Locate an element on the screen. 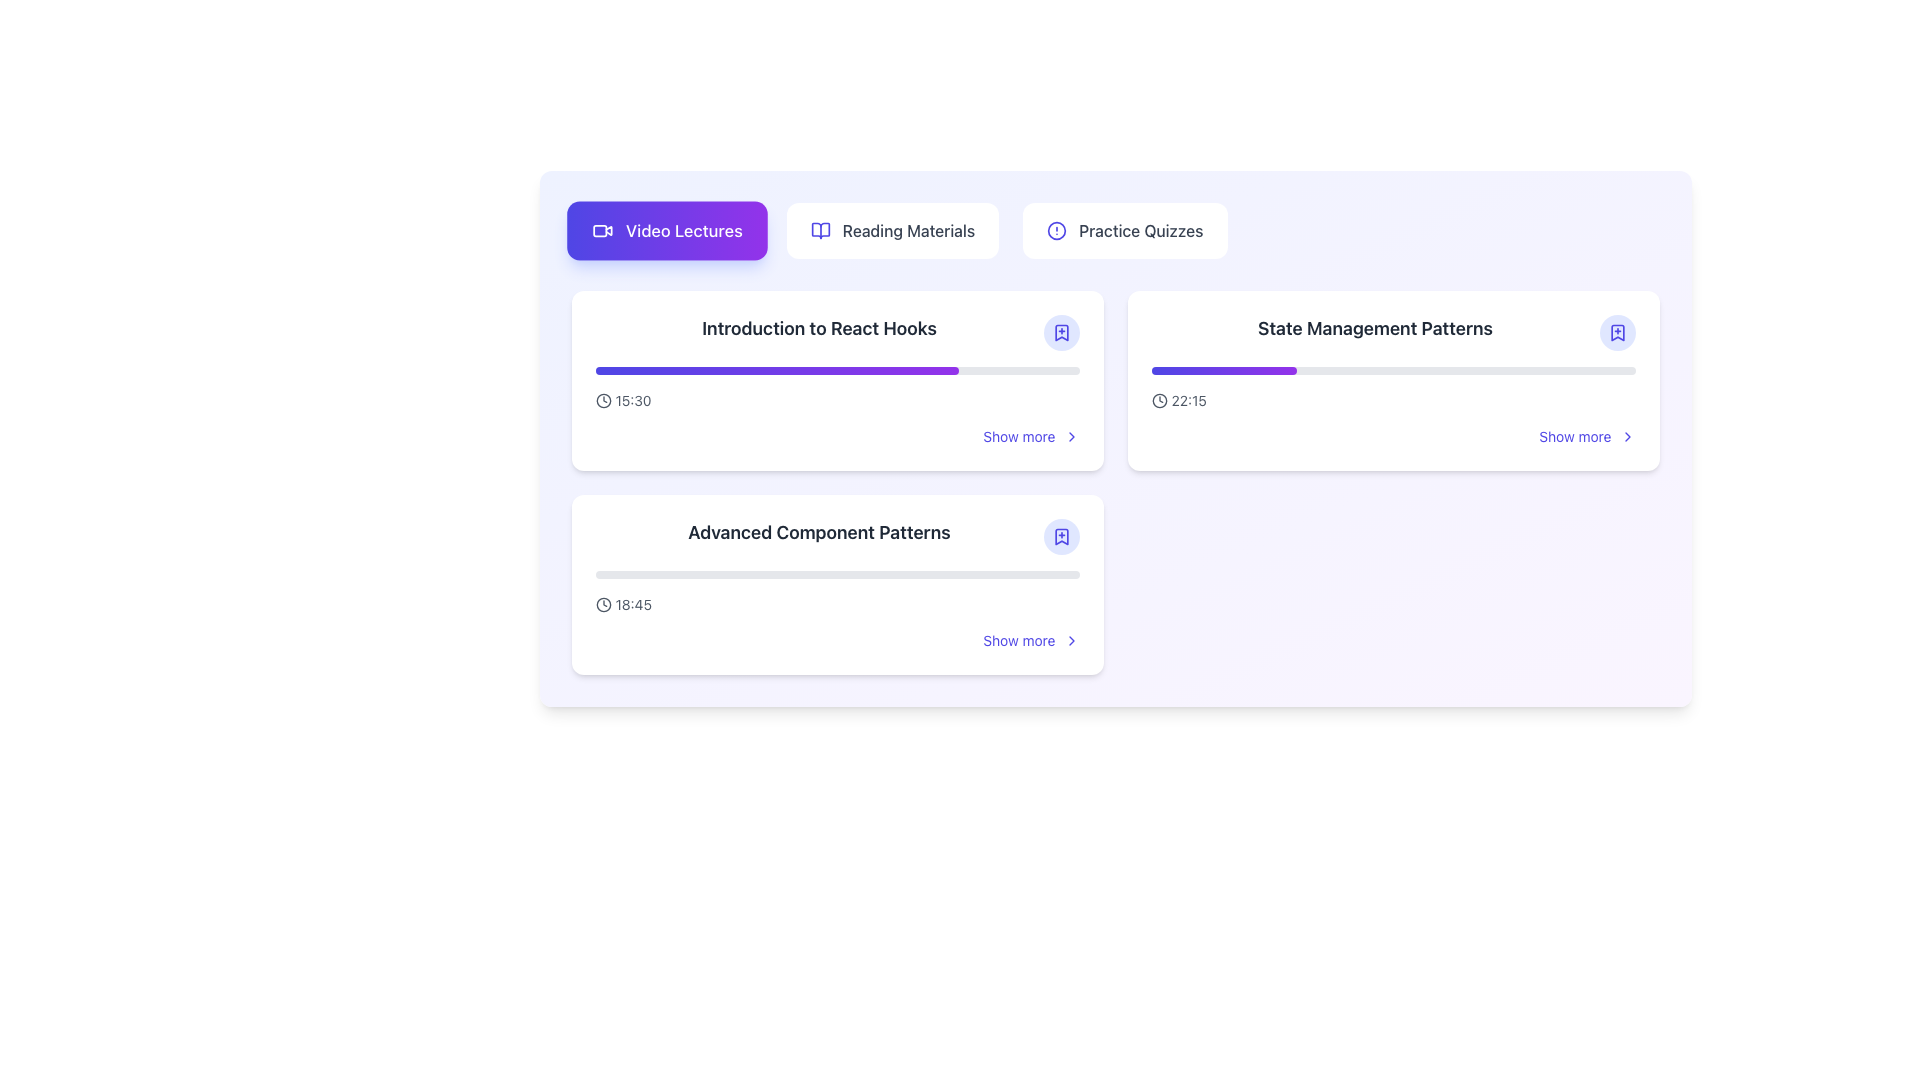 This screenshot has width=1920, height=1080. the Vector Graphics Circle that serves as the clock face for the clock icon, located at the center of the clock icon in the lower left corner of the 'Advanced Component Patterns' card on the interface is located at coordinates (602, 604).